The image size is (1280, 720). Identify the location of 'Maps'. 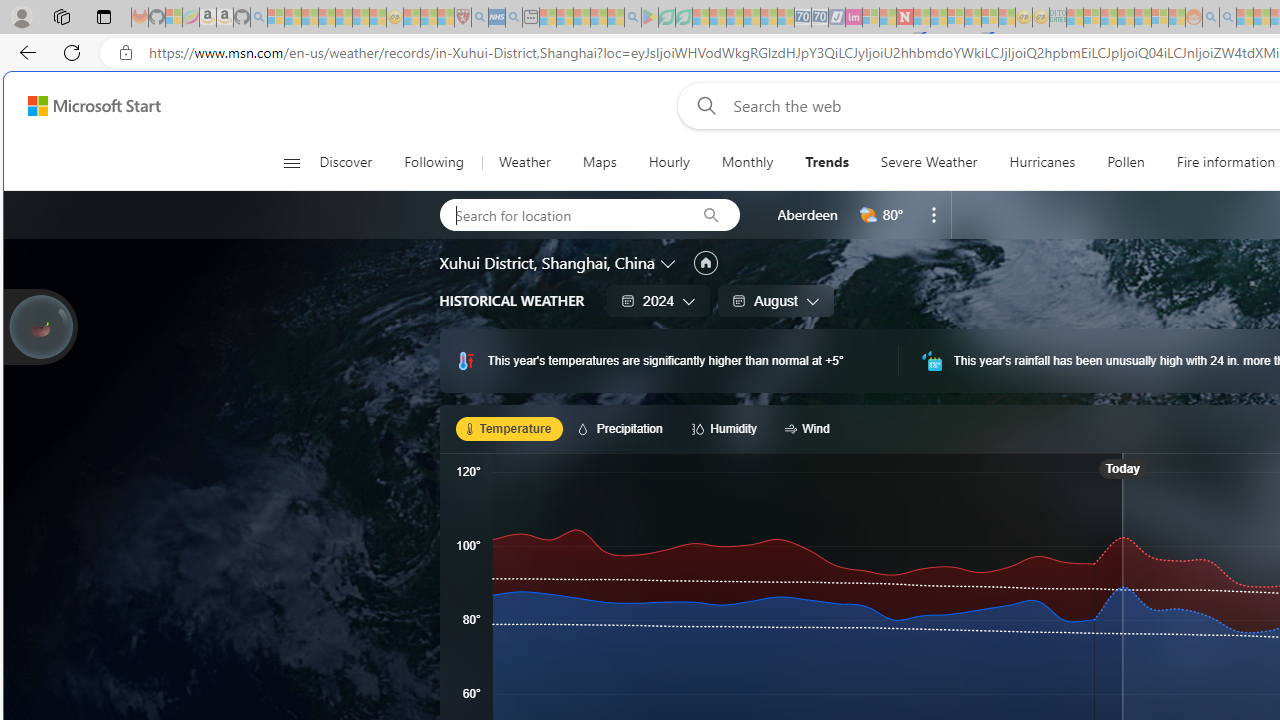
(598, 162).